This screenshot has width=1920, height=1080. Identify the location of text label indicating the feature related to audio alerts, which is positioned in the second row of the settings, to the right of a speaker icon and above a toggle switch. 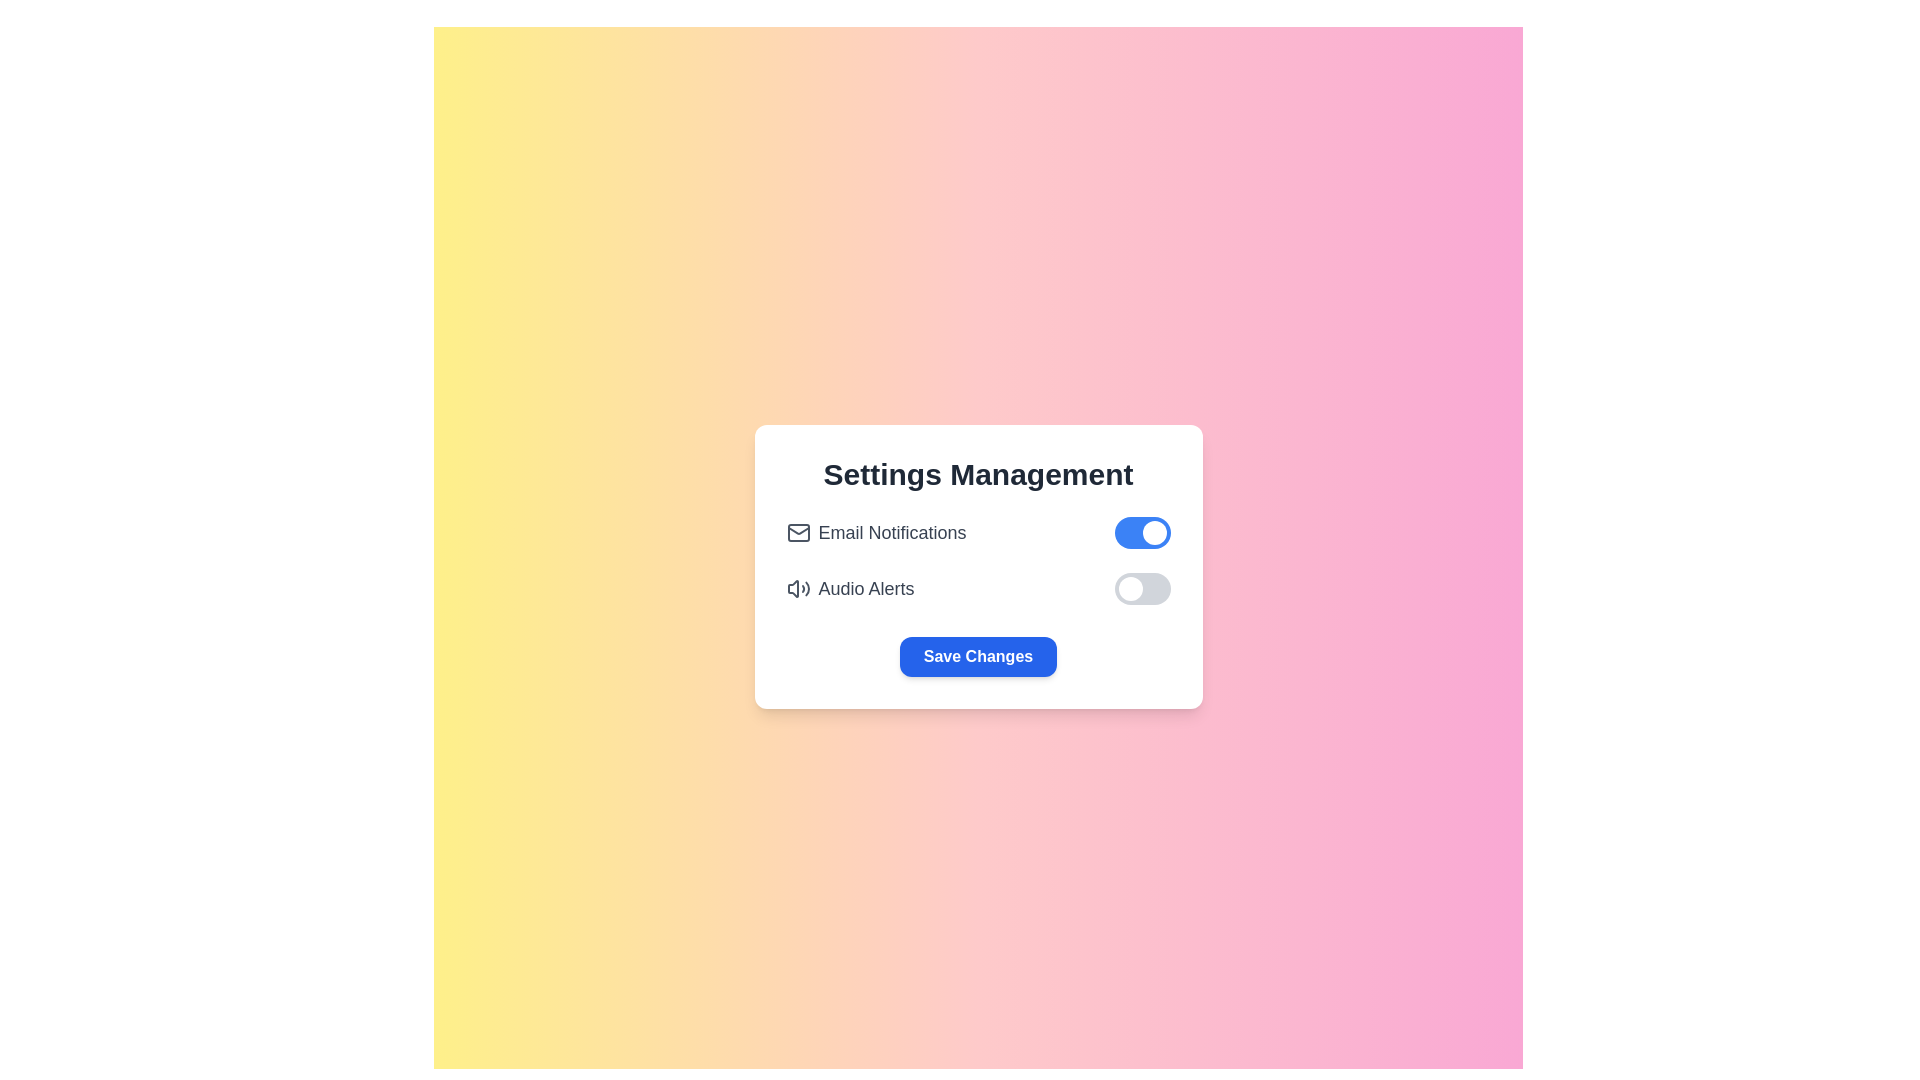
(866, 588).